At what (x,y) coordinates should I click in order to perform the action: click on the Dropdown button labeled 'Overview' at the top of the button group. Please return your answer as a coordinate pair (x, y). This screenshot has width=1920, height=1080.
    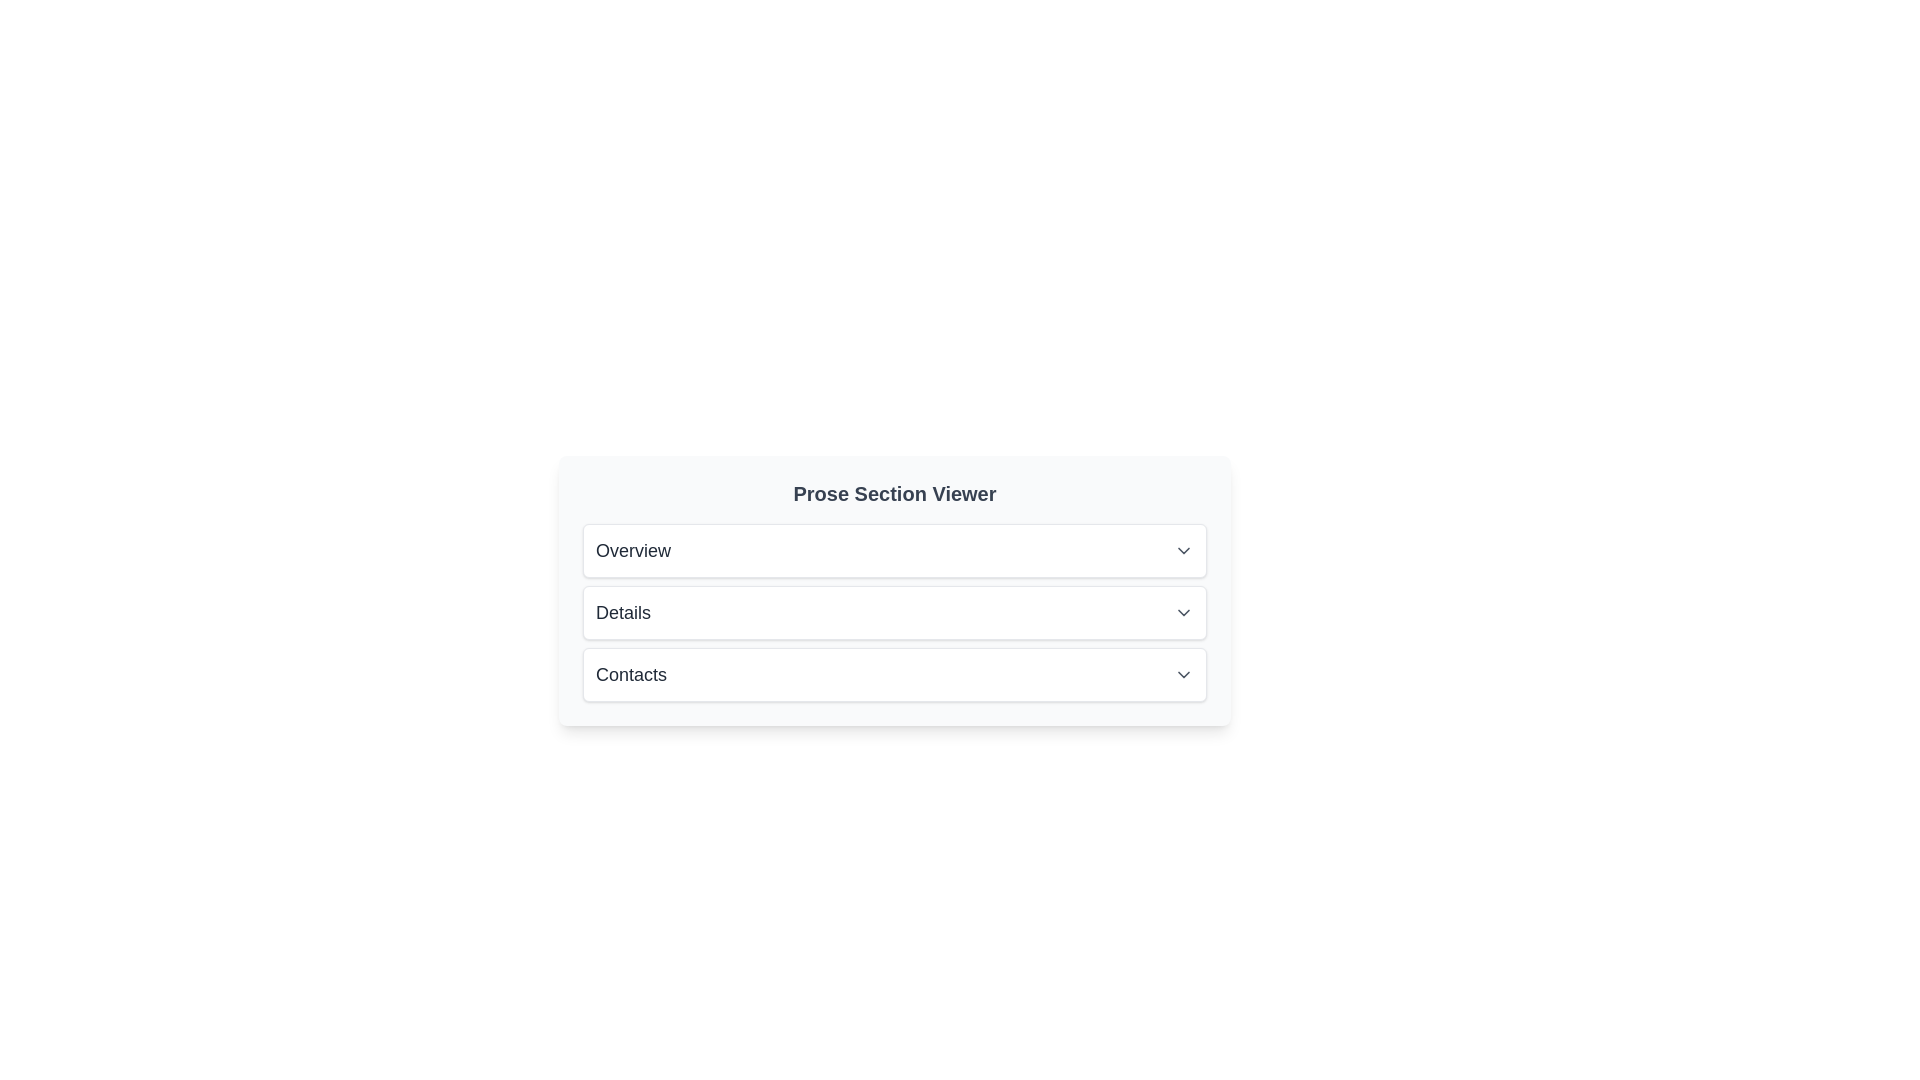
    Looking at the image, I should click on (893, 551).